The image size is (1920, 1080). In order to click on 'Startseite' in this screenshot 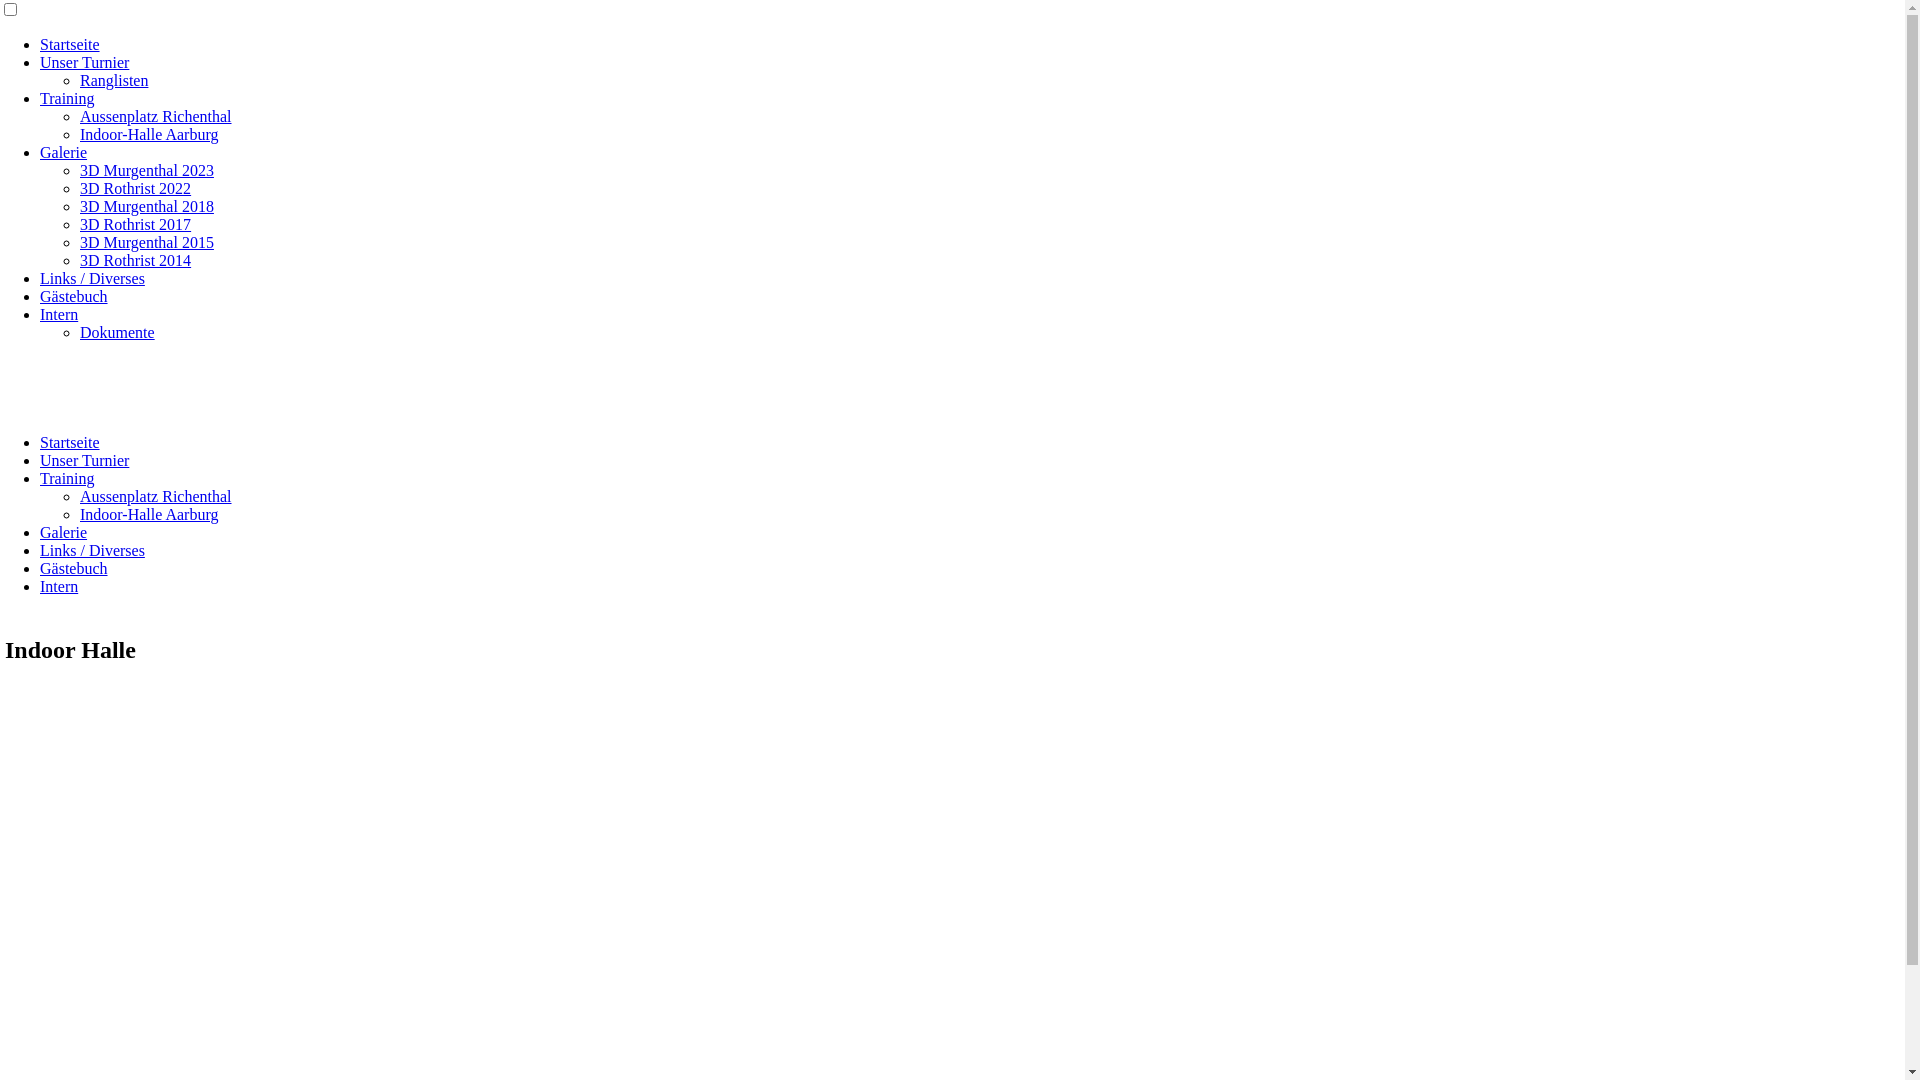, I will do `click(39, 441)`.